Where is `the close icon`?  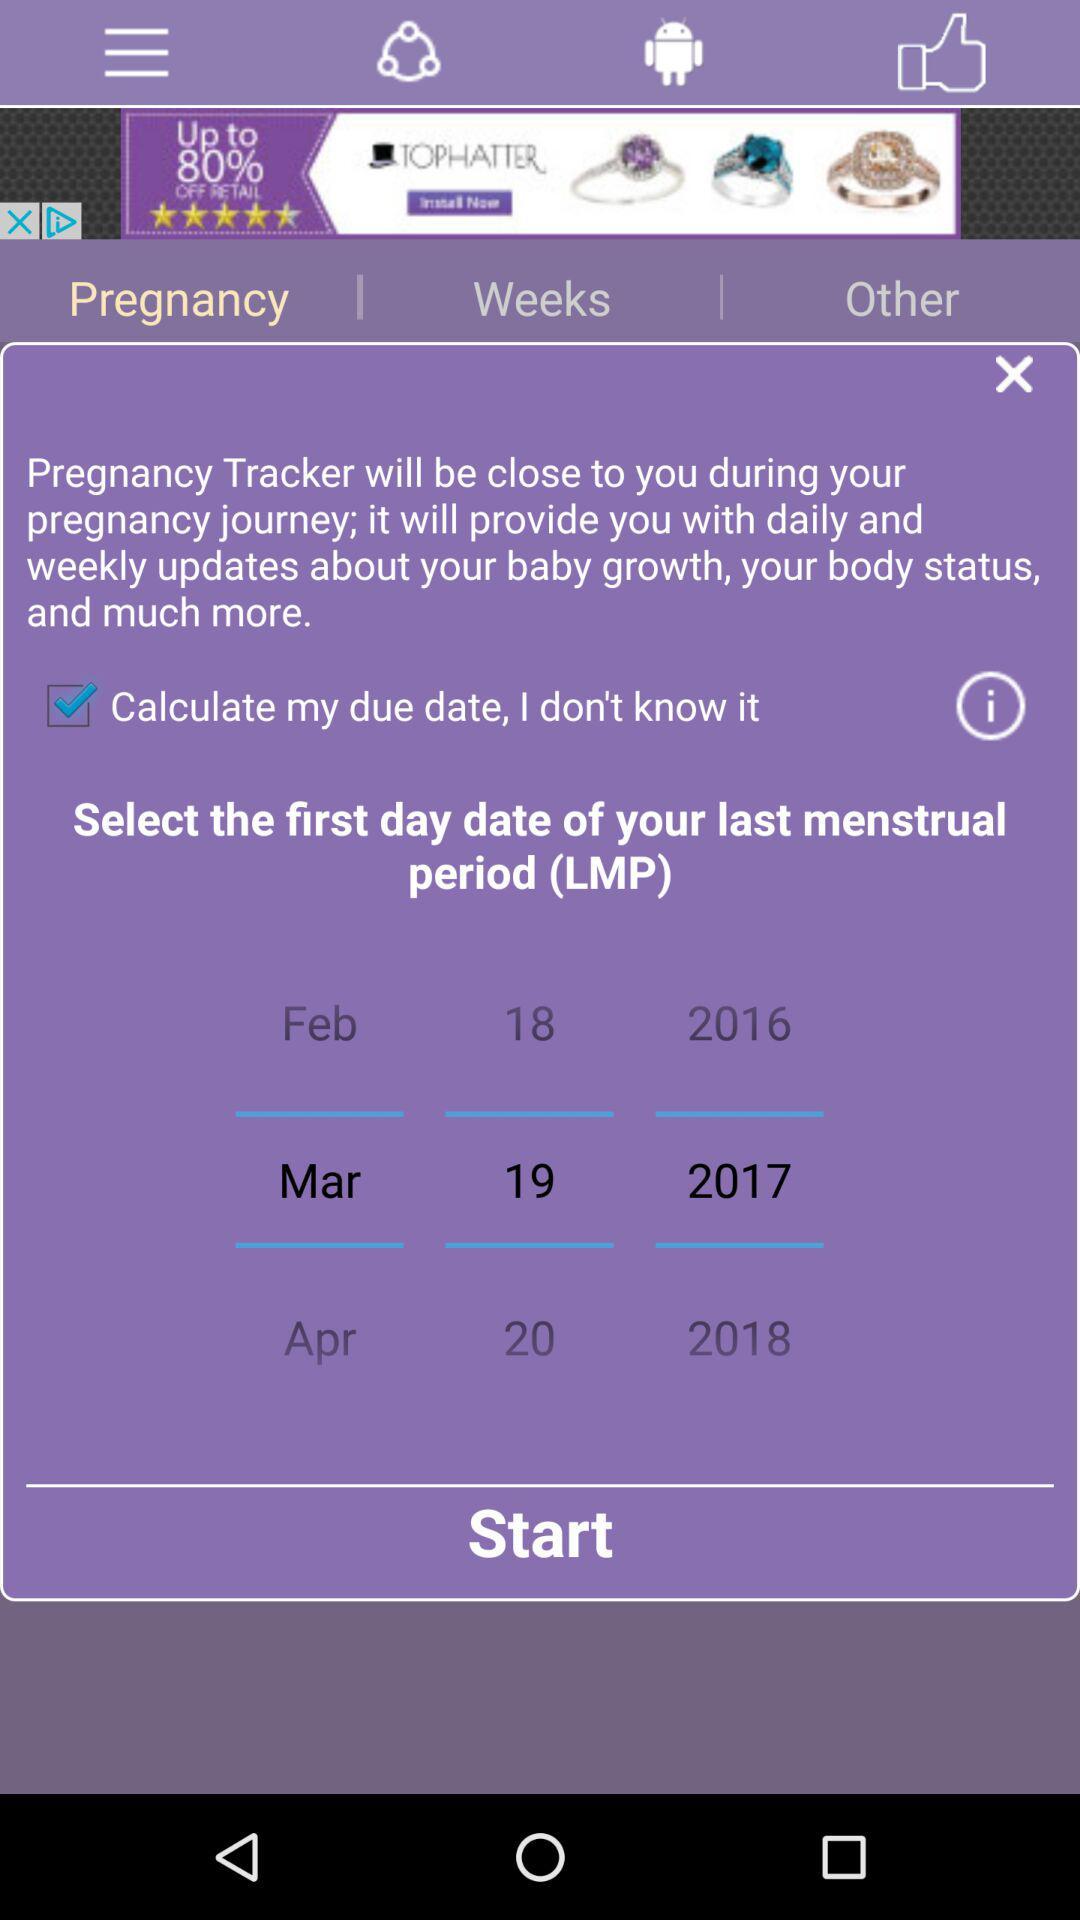 the close icon is located at coordinates (1036, 406).